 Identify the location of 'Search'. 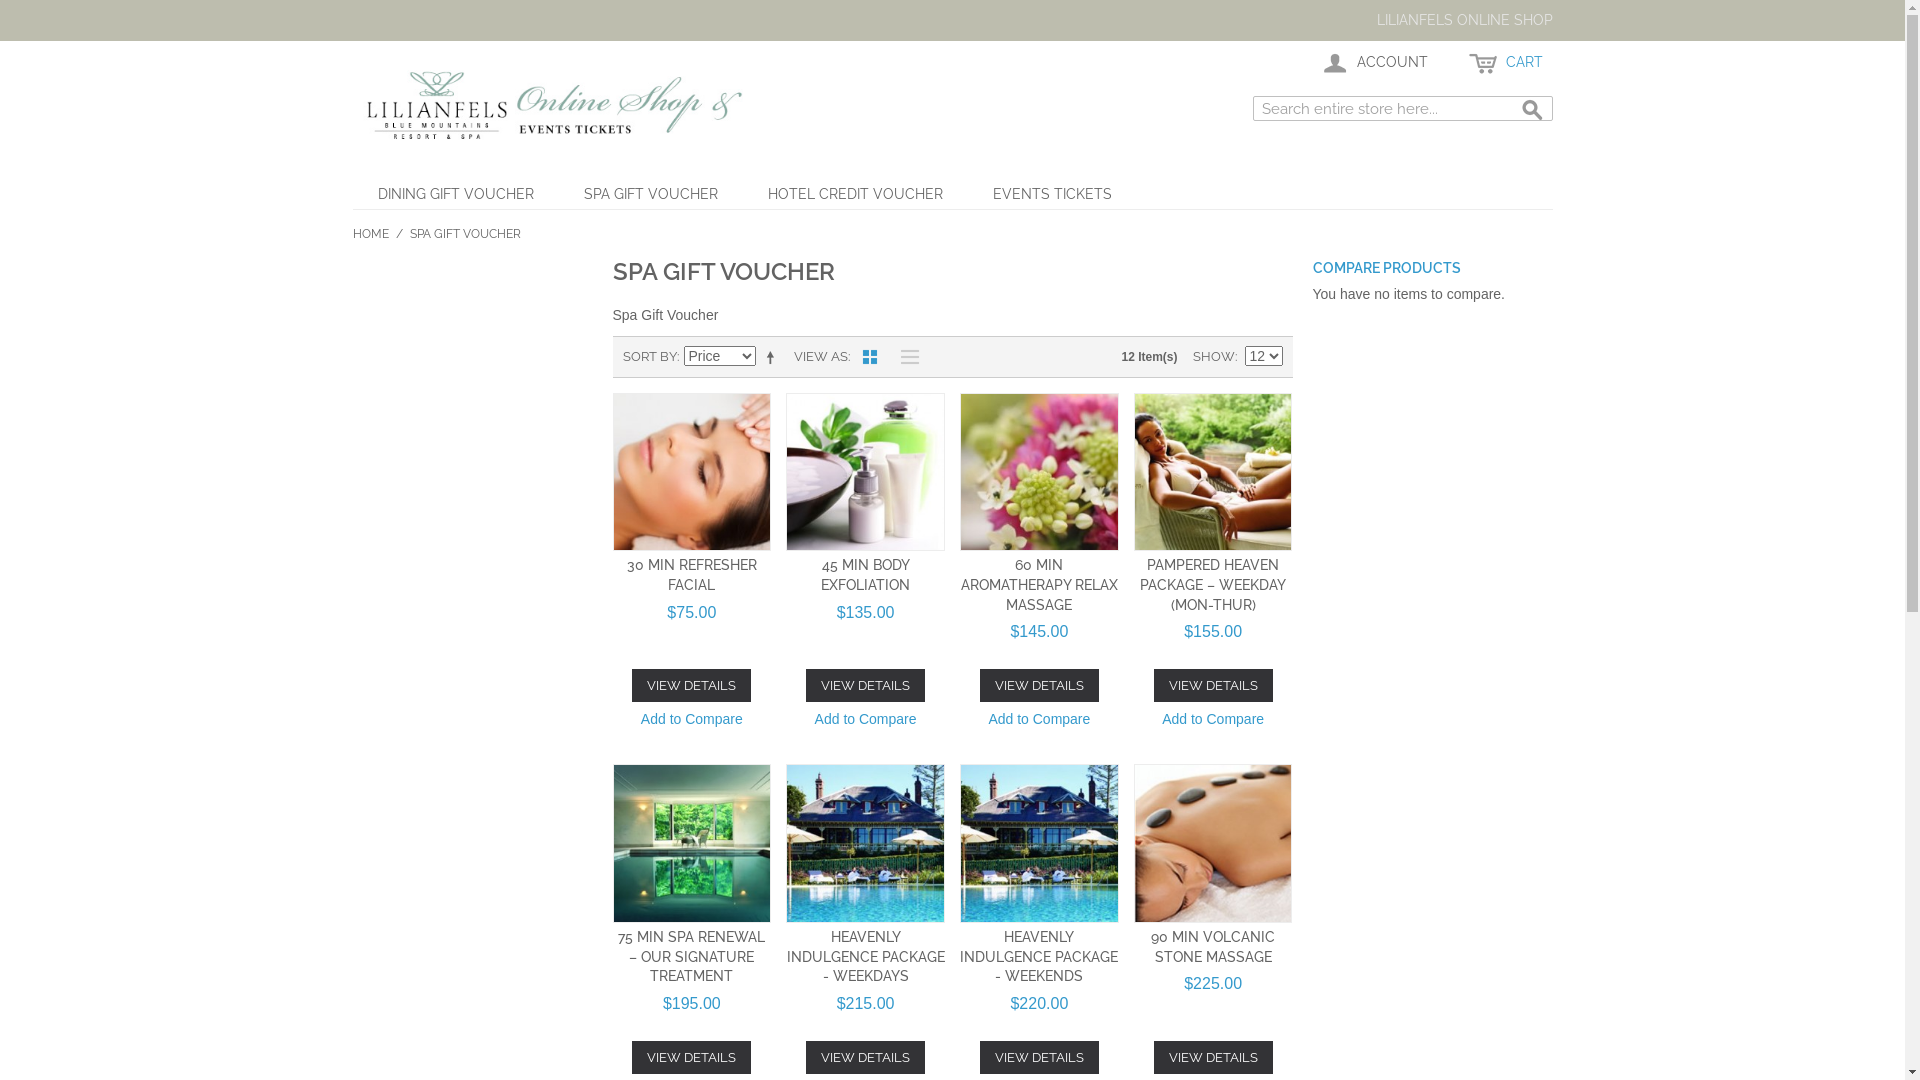
(1530, 111).